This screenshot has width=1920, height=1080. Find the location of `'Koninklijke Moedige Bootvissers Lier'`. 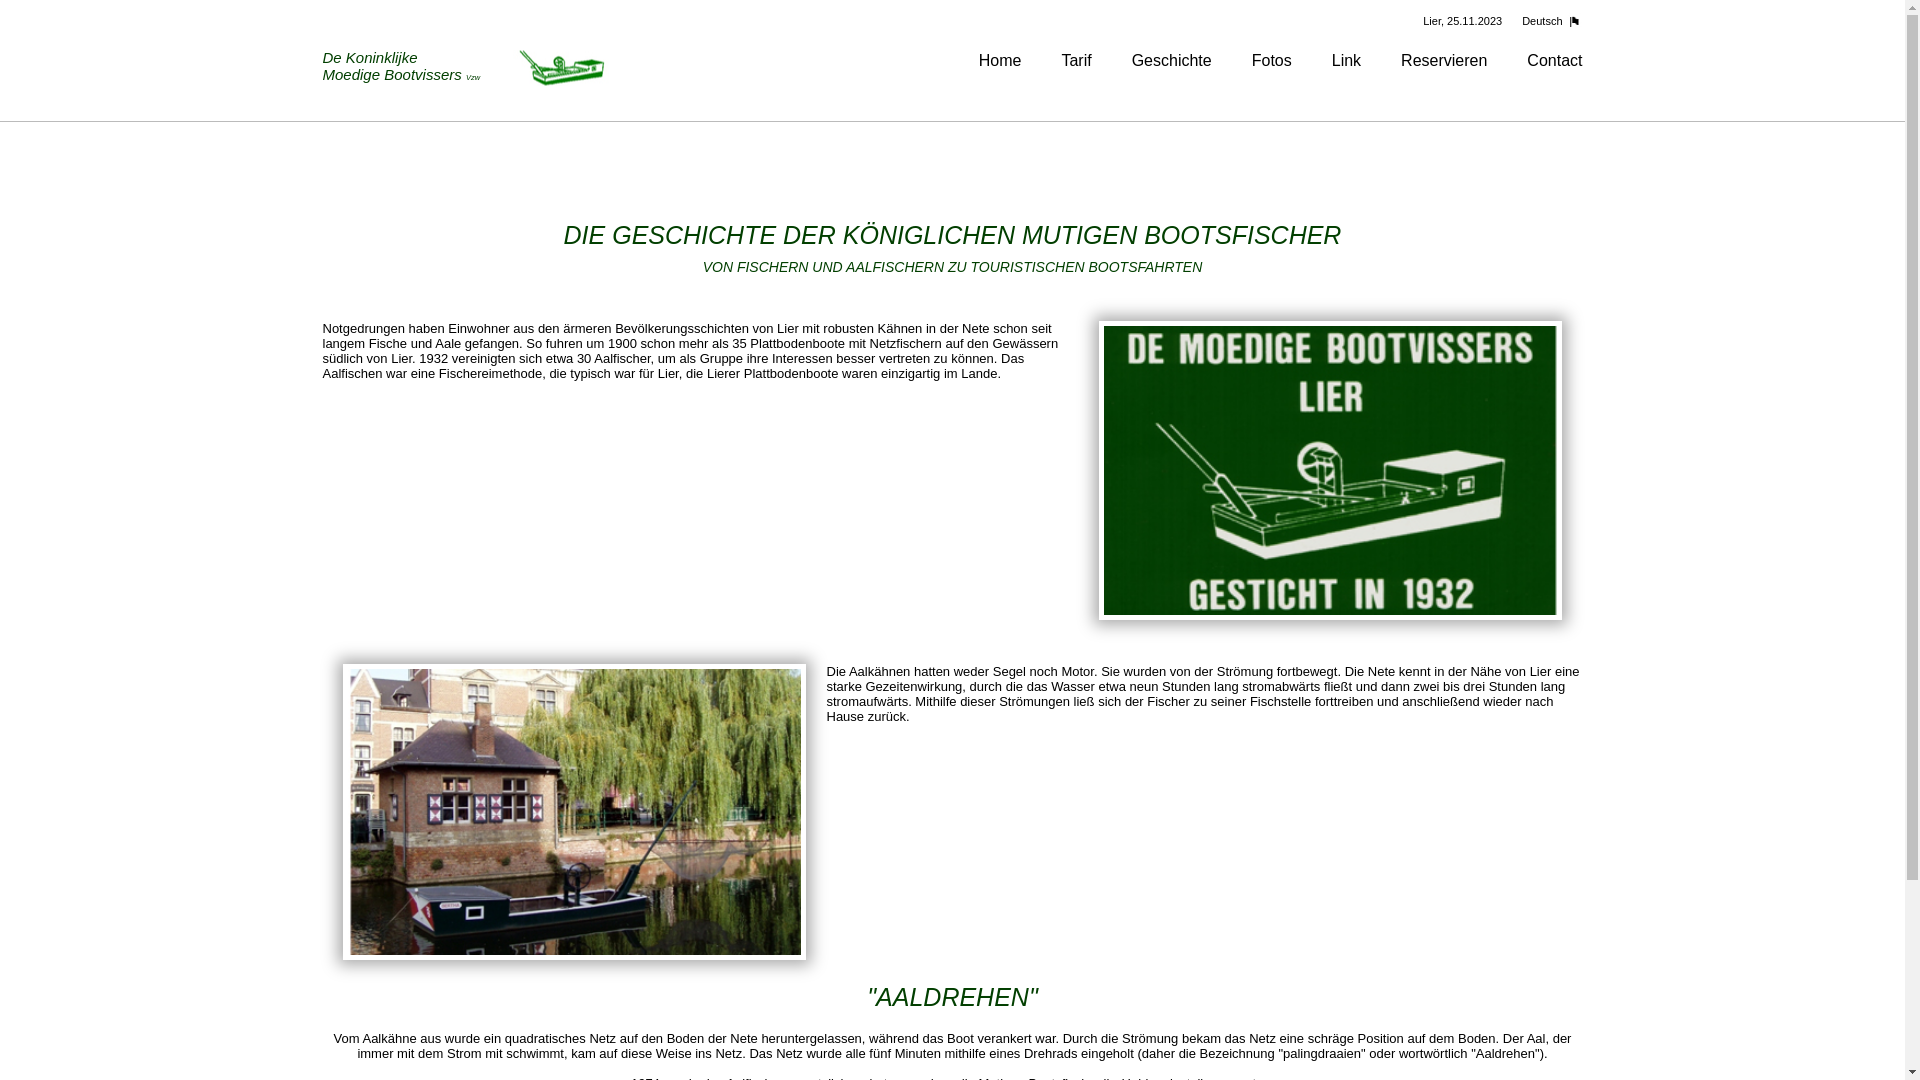

'Koninklijke Moedige Bootvissers Lier' is located at coordinates (1330, 470).